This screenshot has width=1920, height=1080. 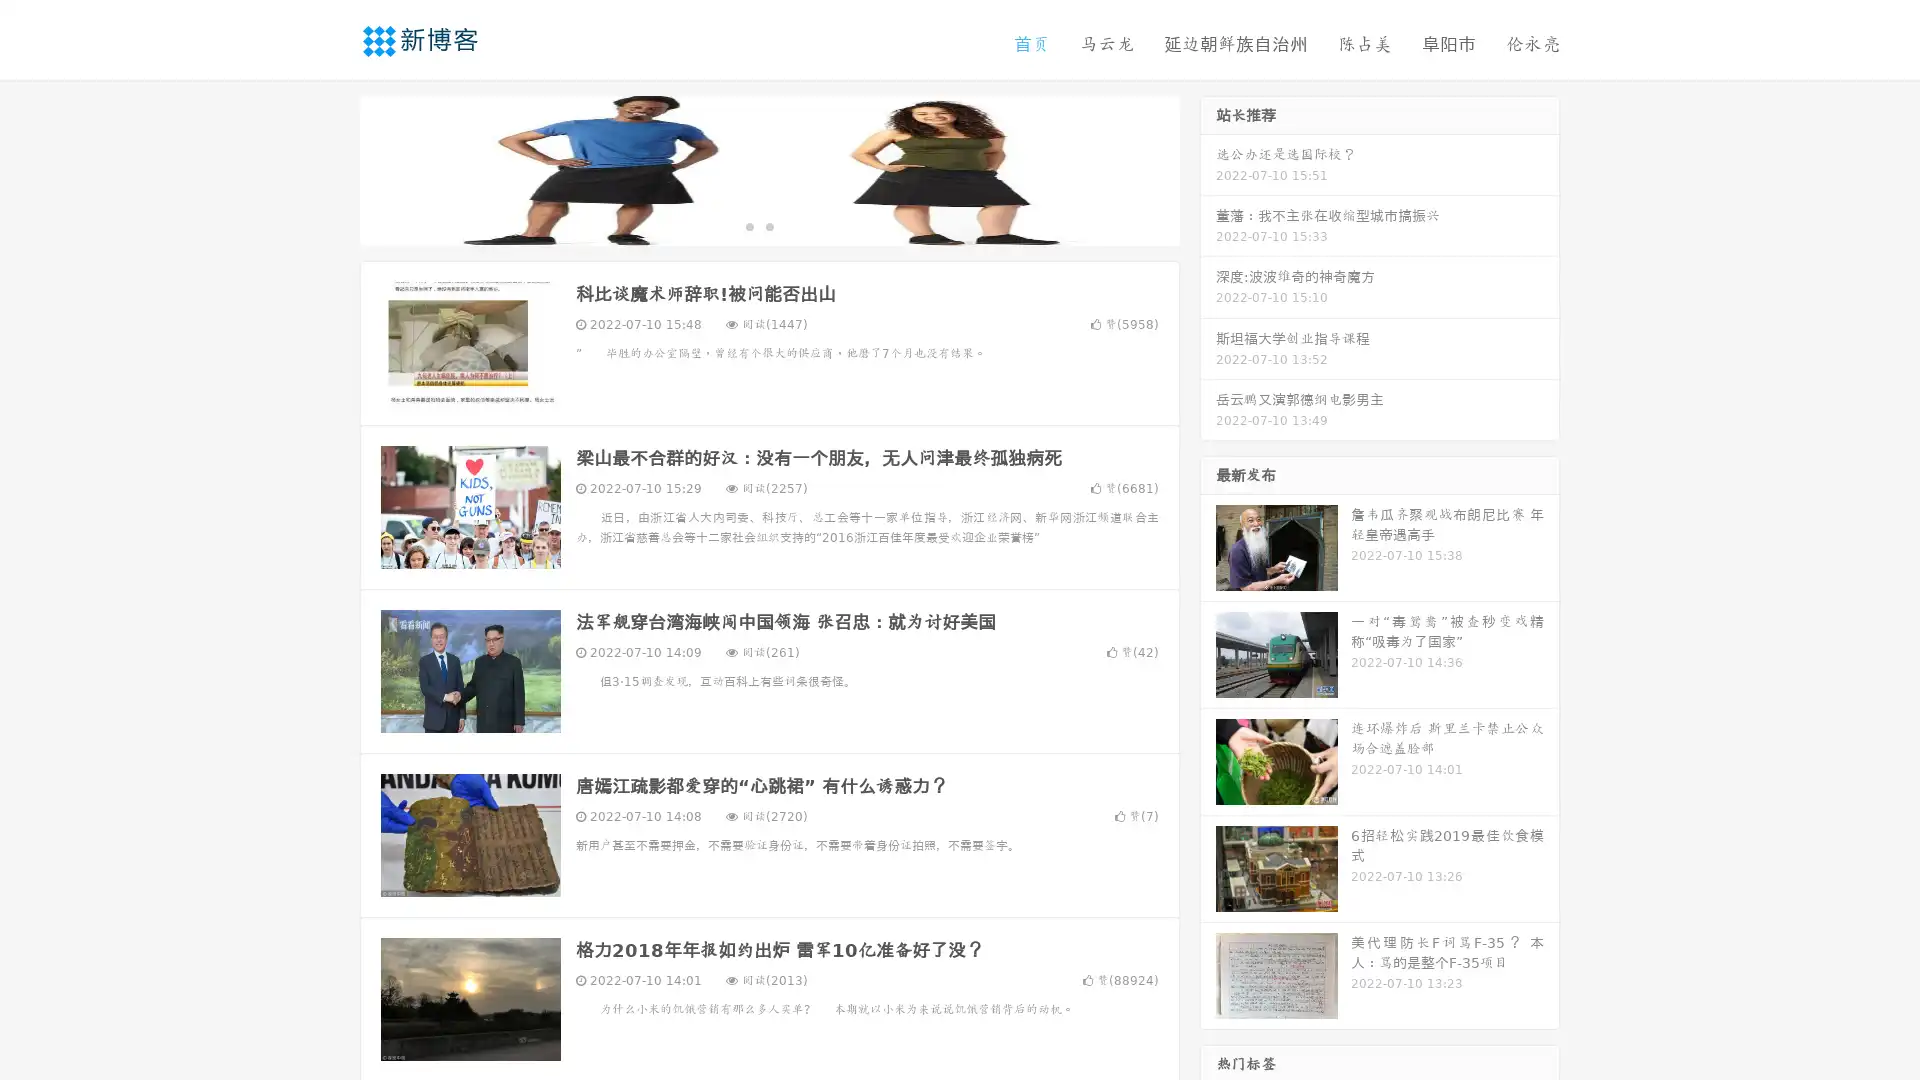 I want to click on Go to slide 1, so click(x=748, y=225).